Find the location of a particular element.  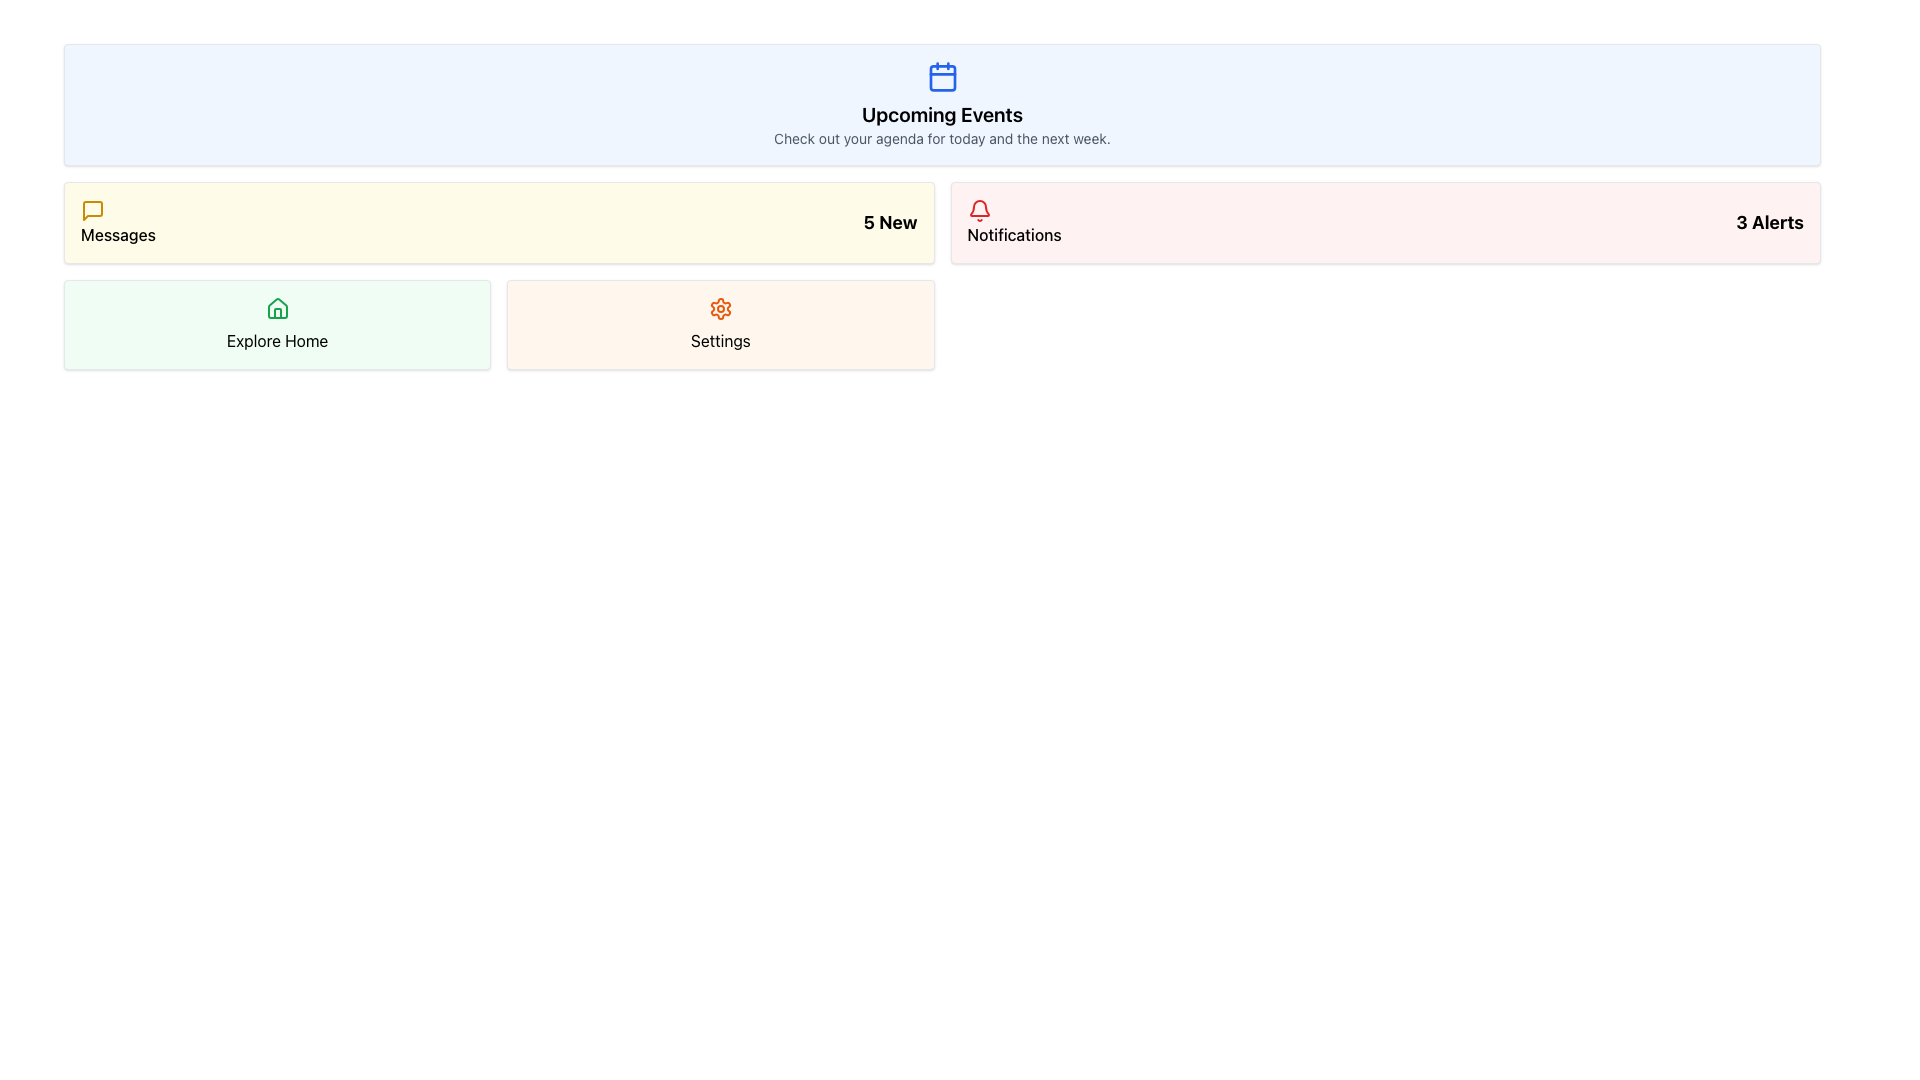

the 'Notifications' label with a red bell icon, which is located in the top right part of the visible section and has a light red background is located at coordinates (1014, 223).